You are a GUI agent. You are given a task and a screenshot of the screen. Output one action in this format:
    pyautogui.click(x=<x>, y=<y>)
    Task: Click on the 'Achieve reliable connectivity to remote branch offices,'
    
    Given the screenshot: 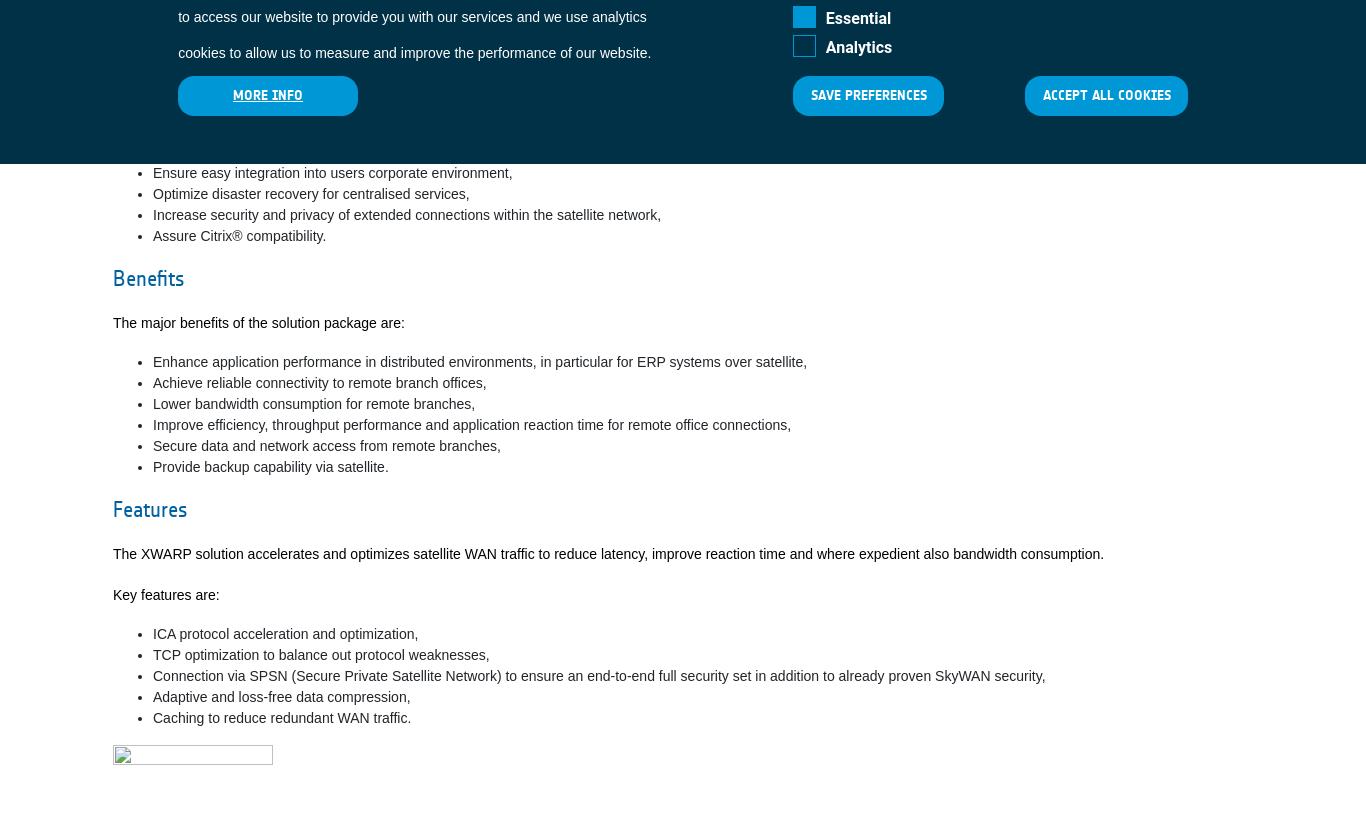 What is the action you would take?
    pyautogui.click(x=319, y=381)
    